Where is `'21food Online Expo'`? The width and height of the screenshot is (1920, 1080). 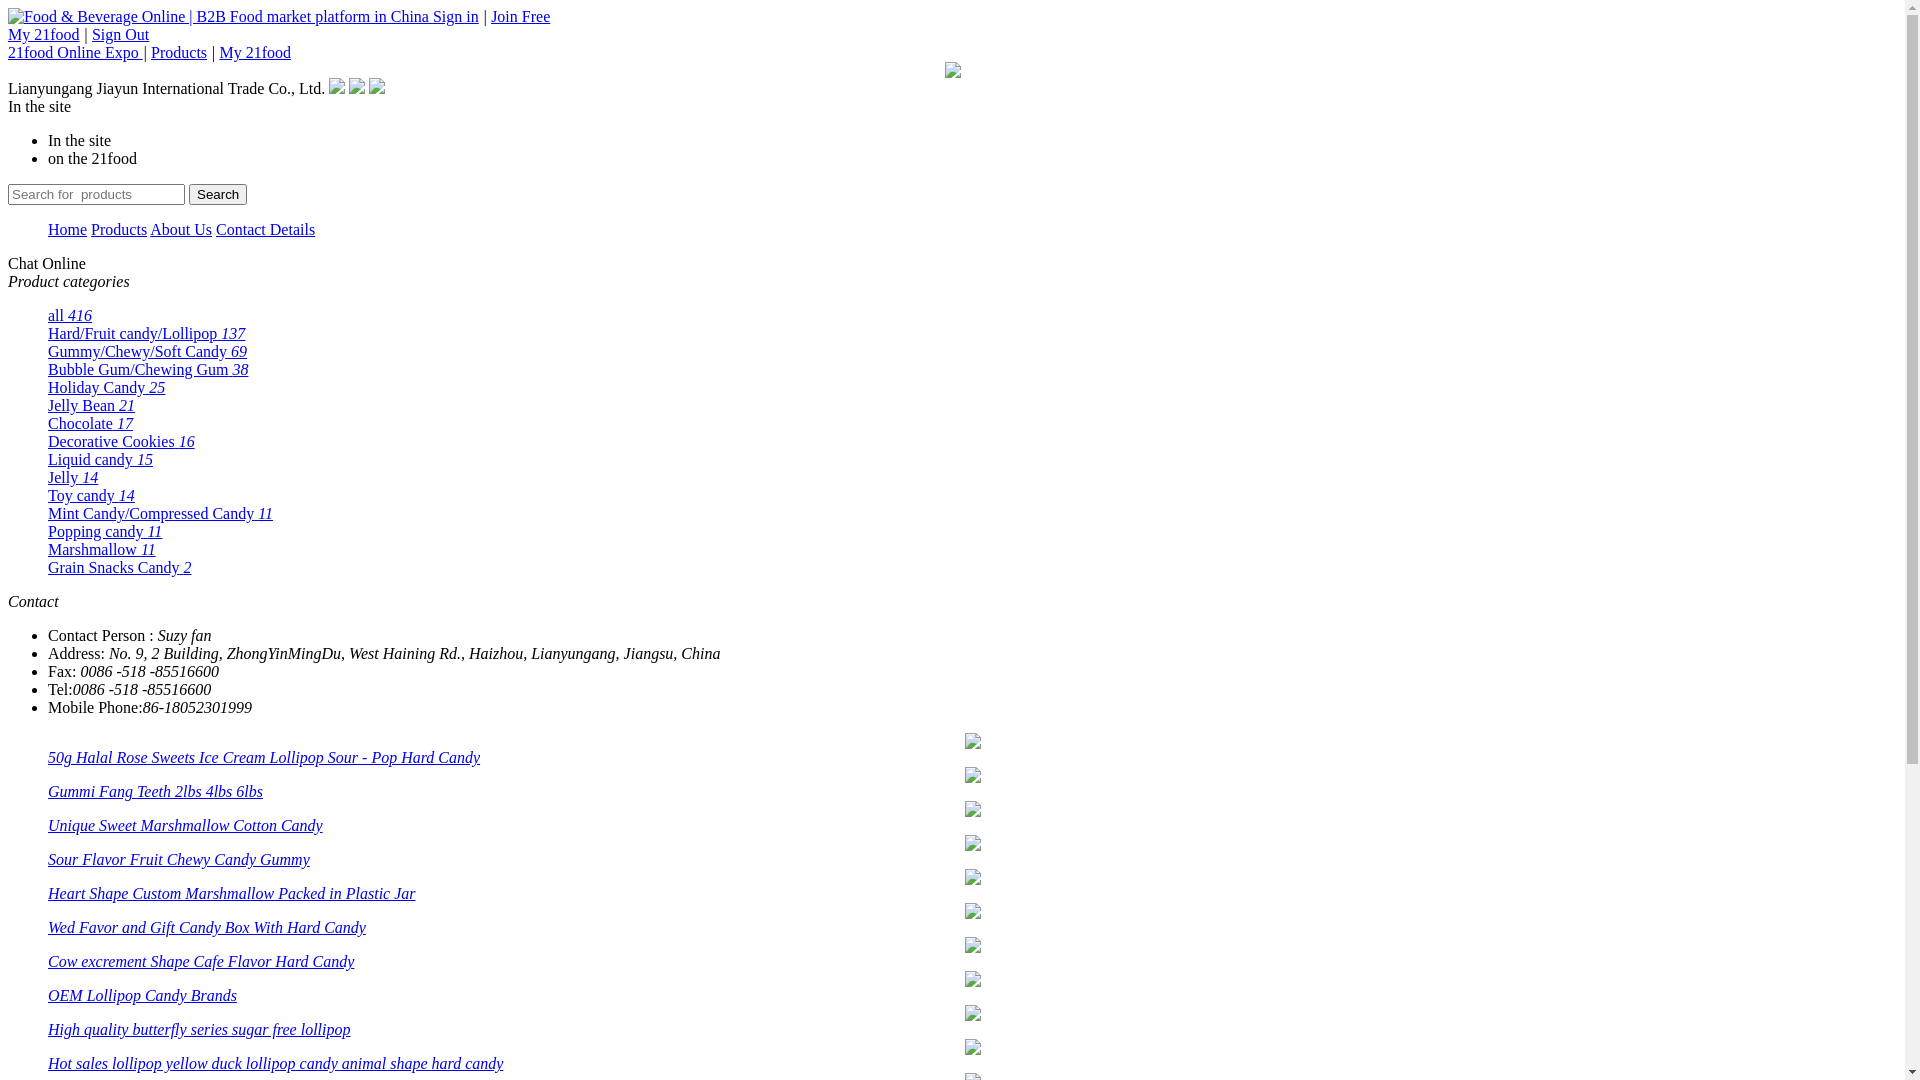 '21food Online Expo' is located at coordinates (75, 51).